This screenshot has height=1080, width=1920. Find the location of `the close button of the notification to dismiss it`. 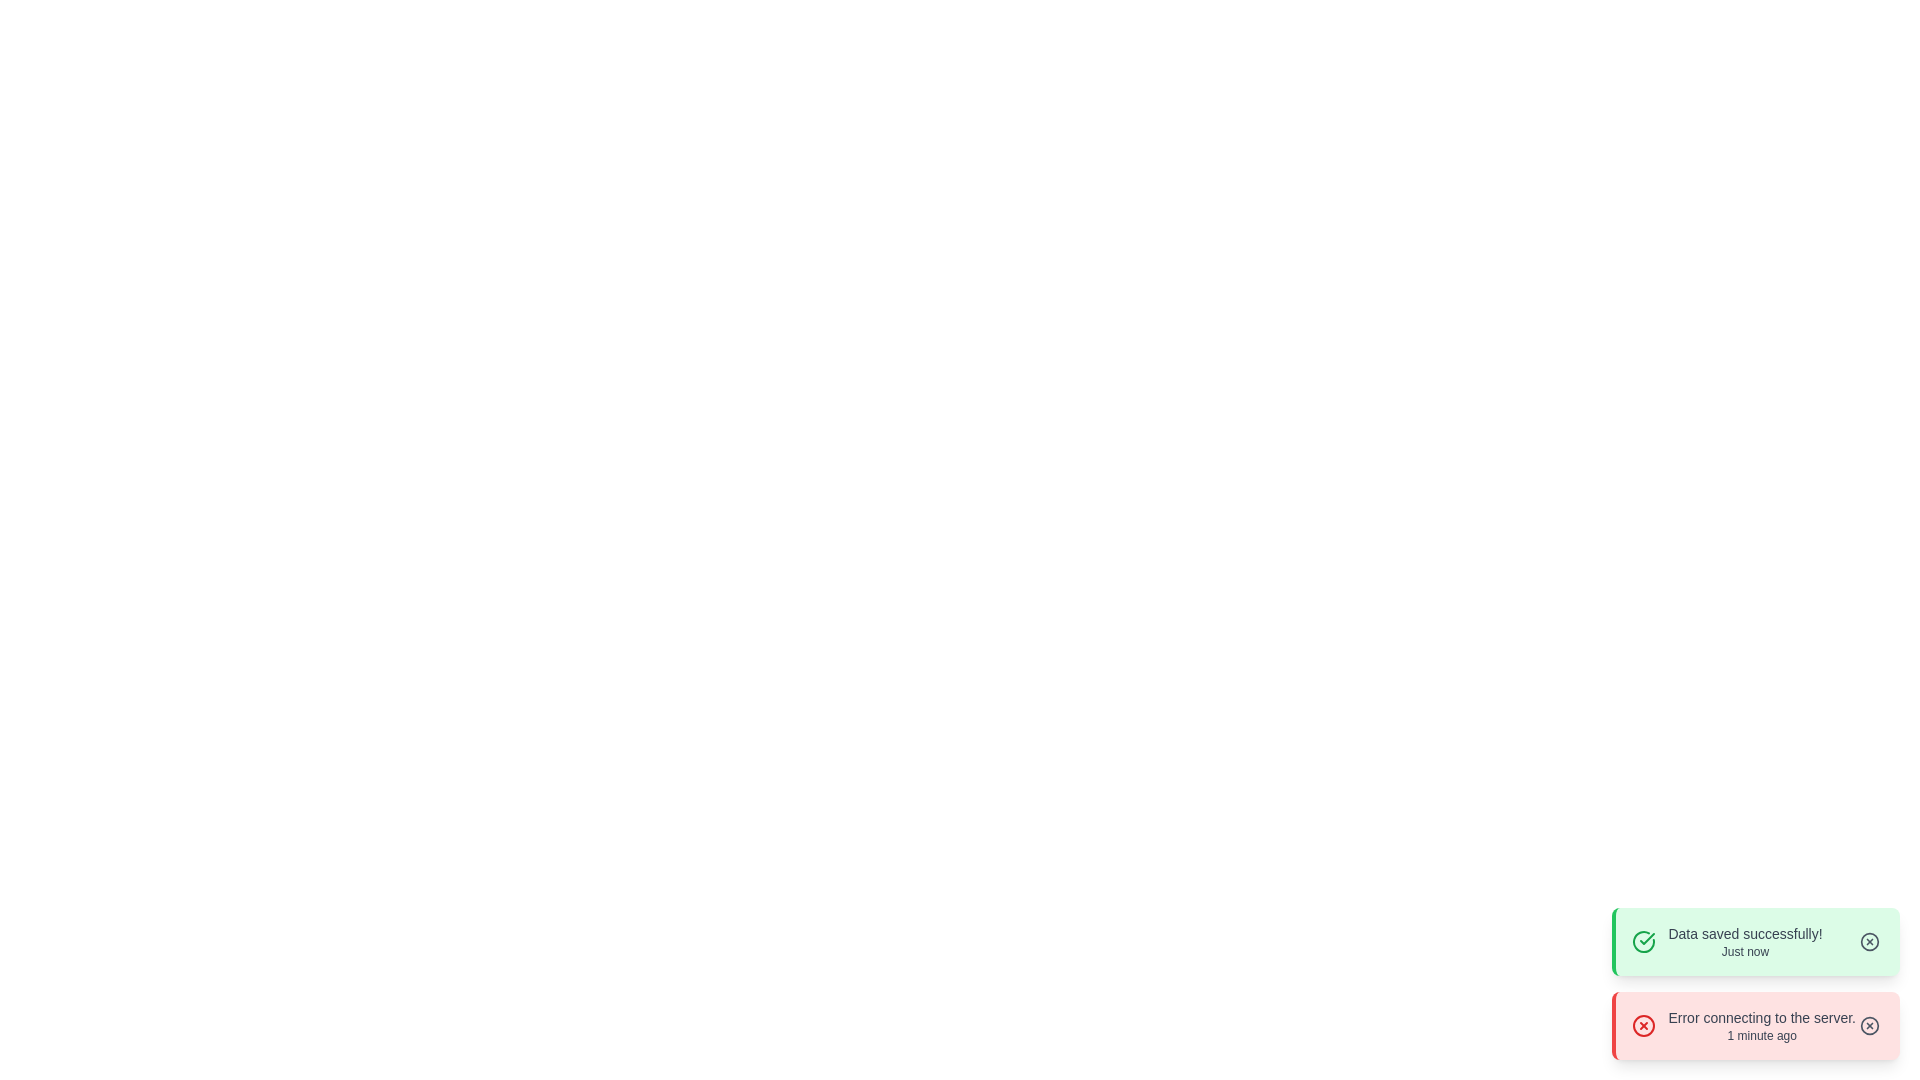

the close button of the notification to dismiss it is located at coordinates (1869, 941).